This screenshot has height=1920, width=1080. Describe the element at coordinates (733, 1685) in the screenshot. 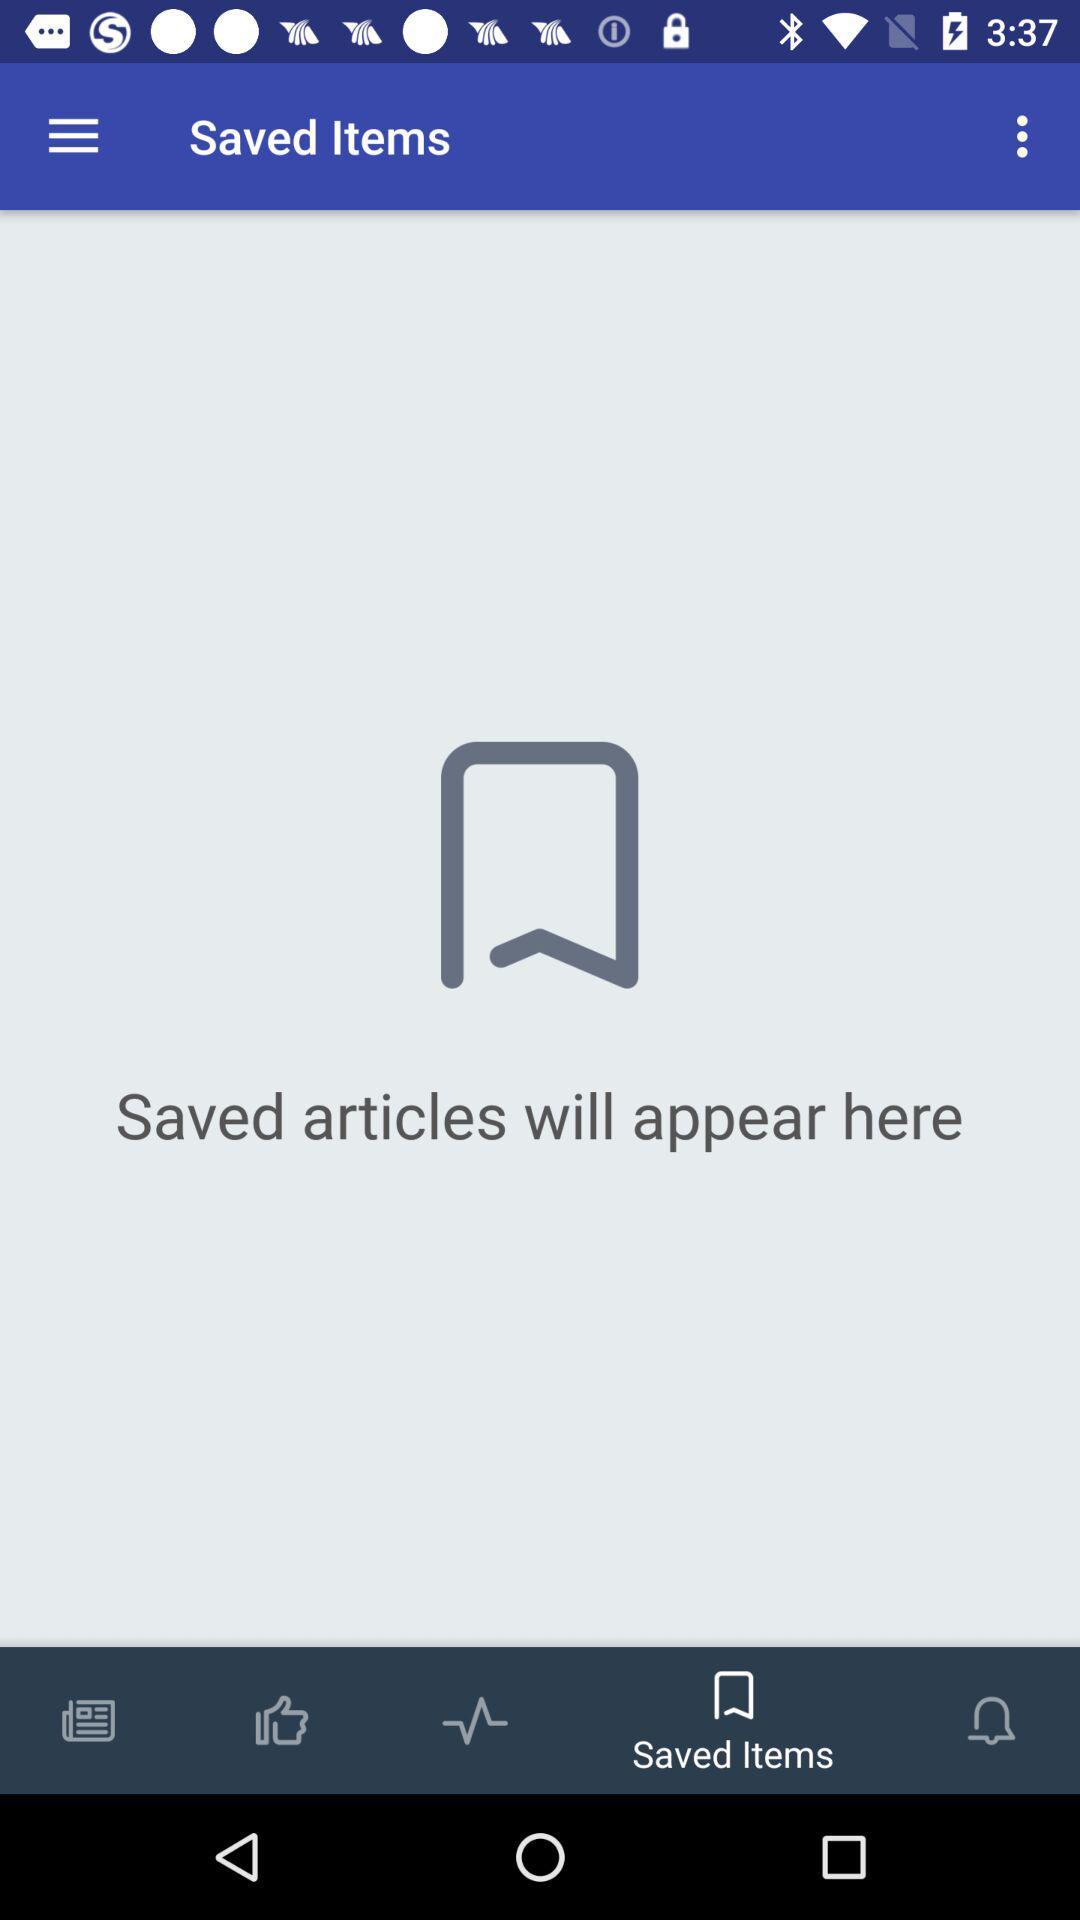

I see `the icon above text saved items` at that location.